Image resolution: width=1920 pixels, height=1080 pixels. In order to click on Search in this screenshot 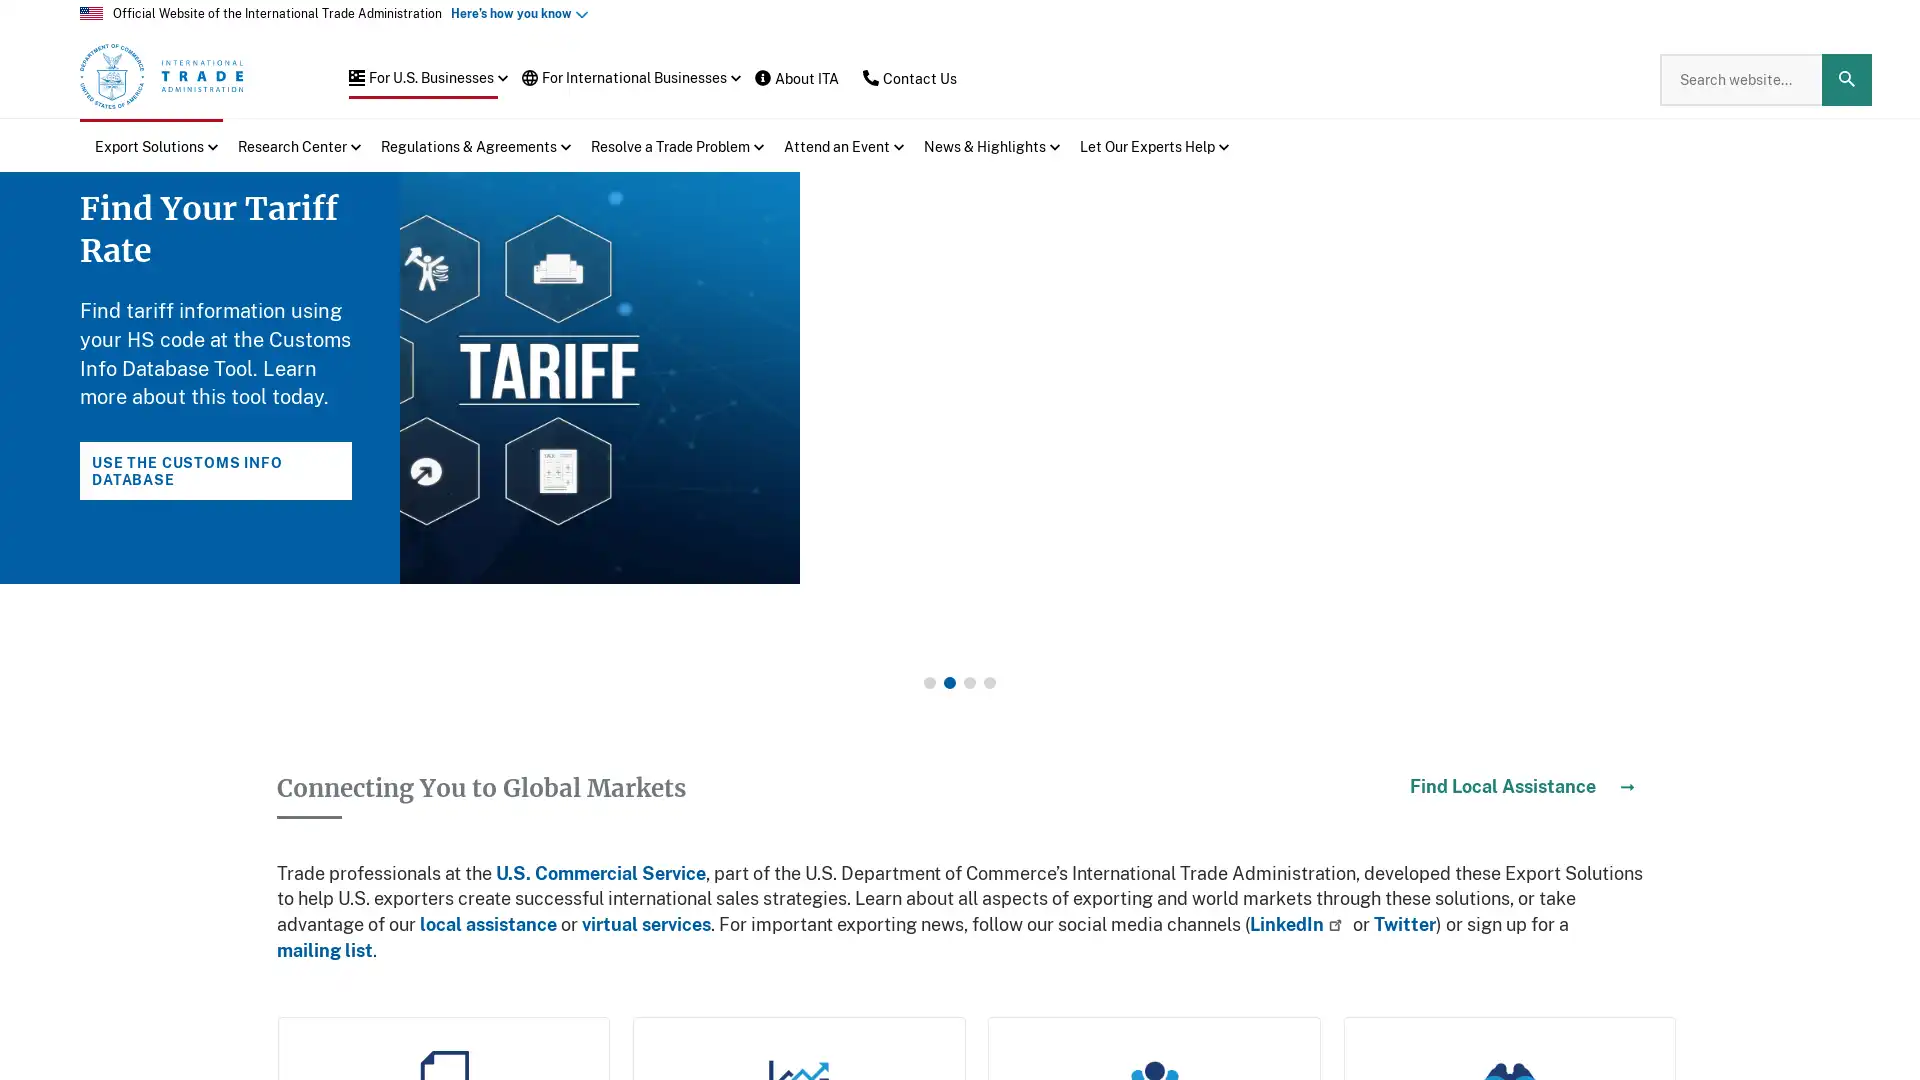, I will do `click(1846, 77)`.